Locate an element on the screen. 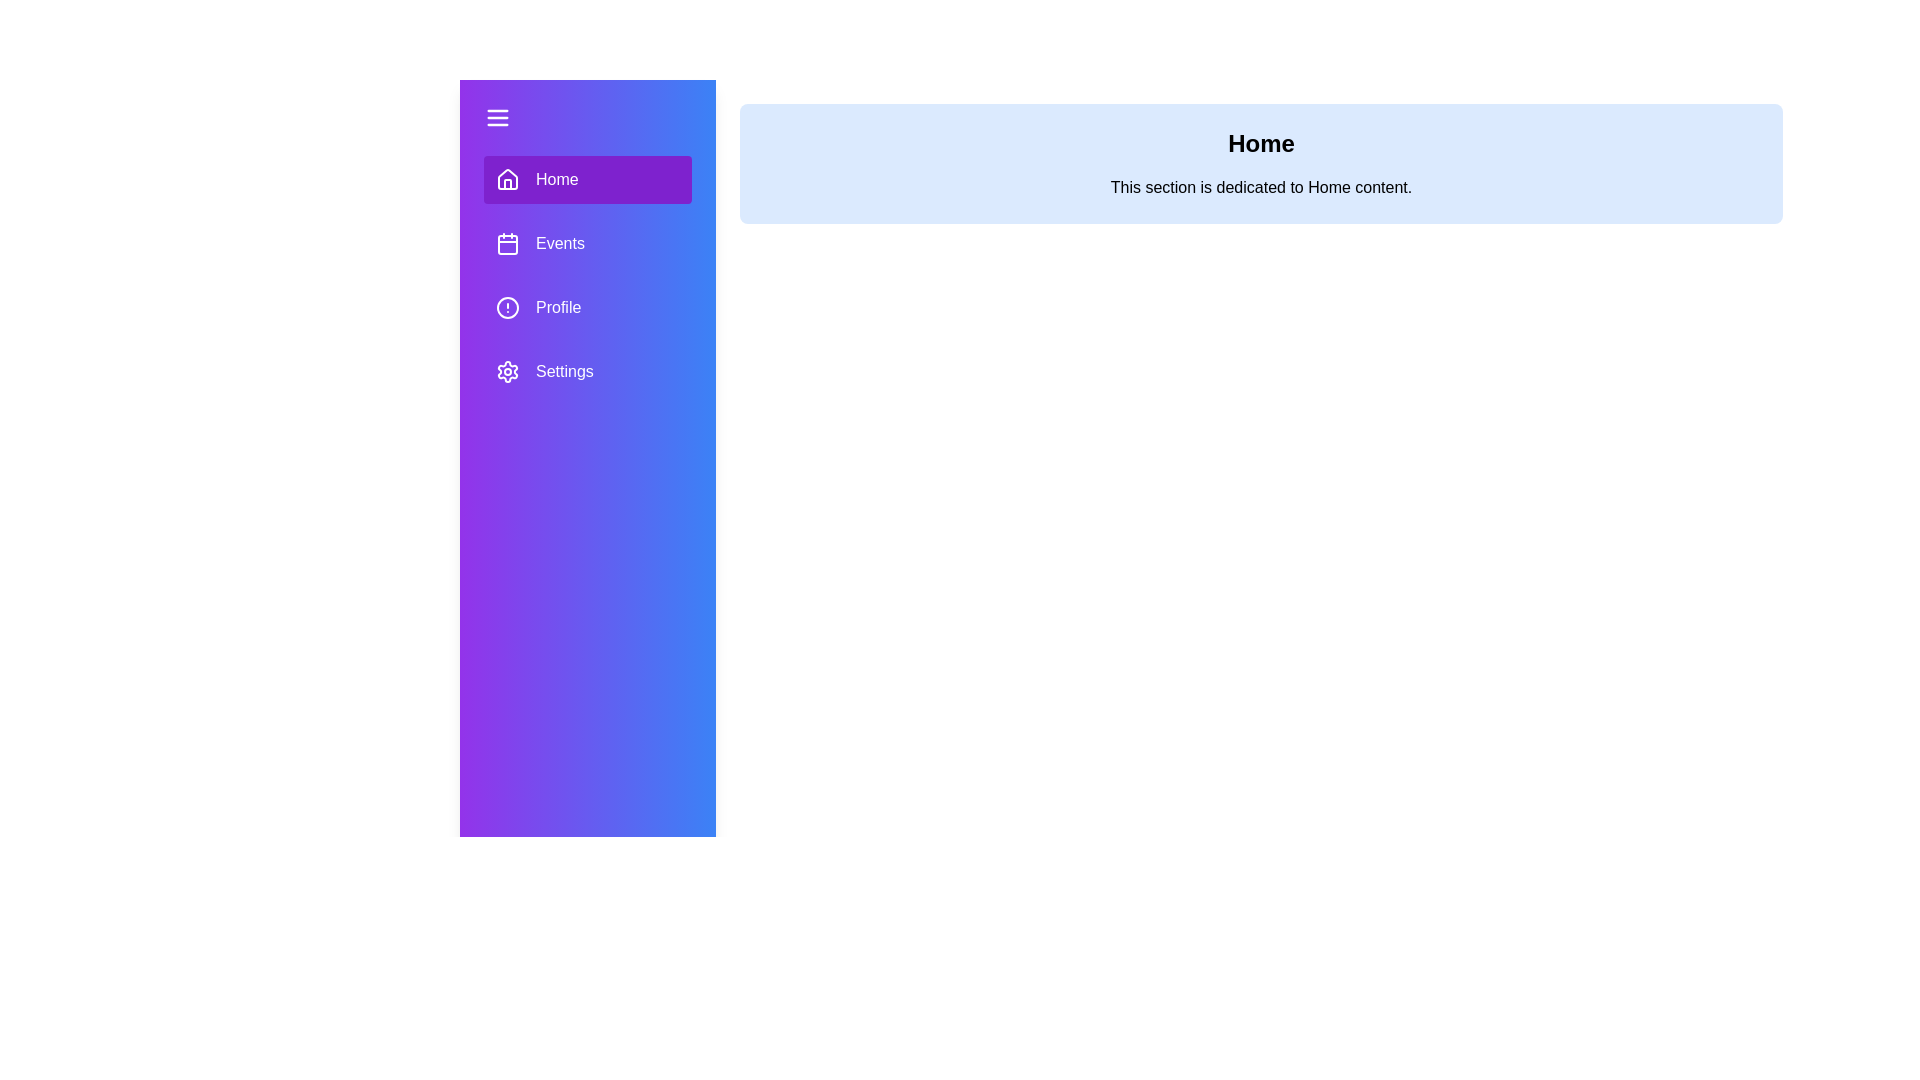 The image size is (1920, 1080). the circular SVG component that forms the outer boundary of the alert icon next to the 'Profile' menu item to activate its related functionality is located at coordinates (508, 308).